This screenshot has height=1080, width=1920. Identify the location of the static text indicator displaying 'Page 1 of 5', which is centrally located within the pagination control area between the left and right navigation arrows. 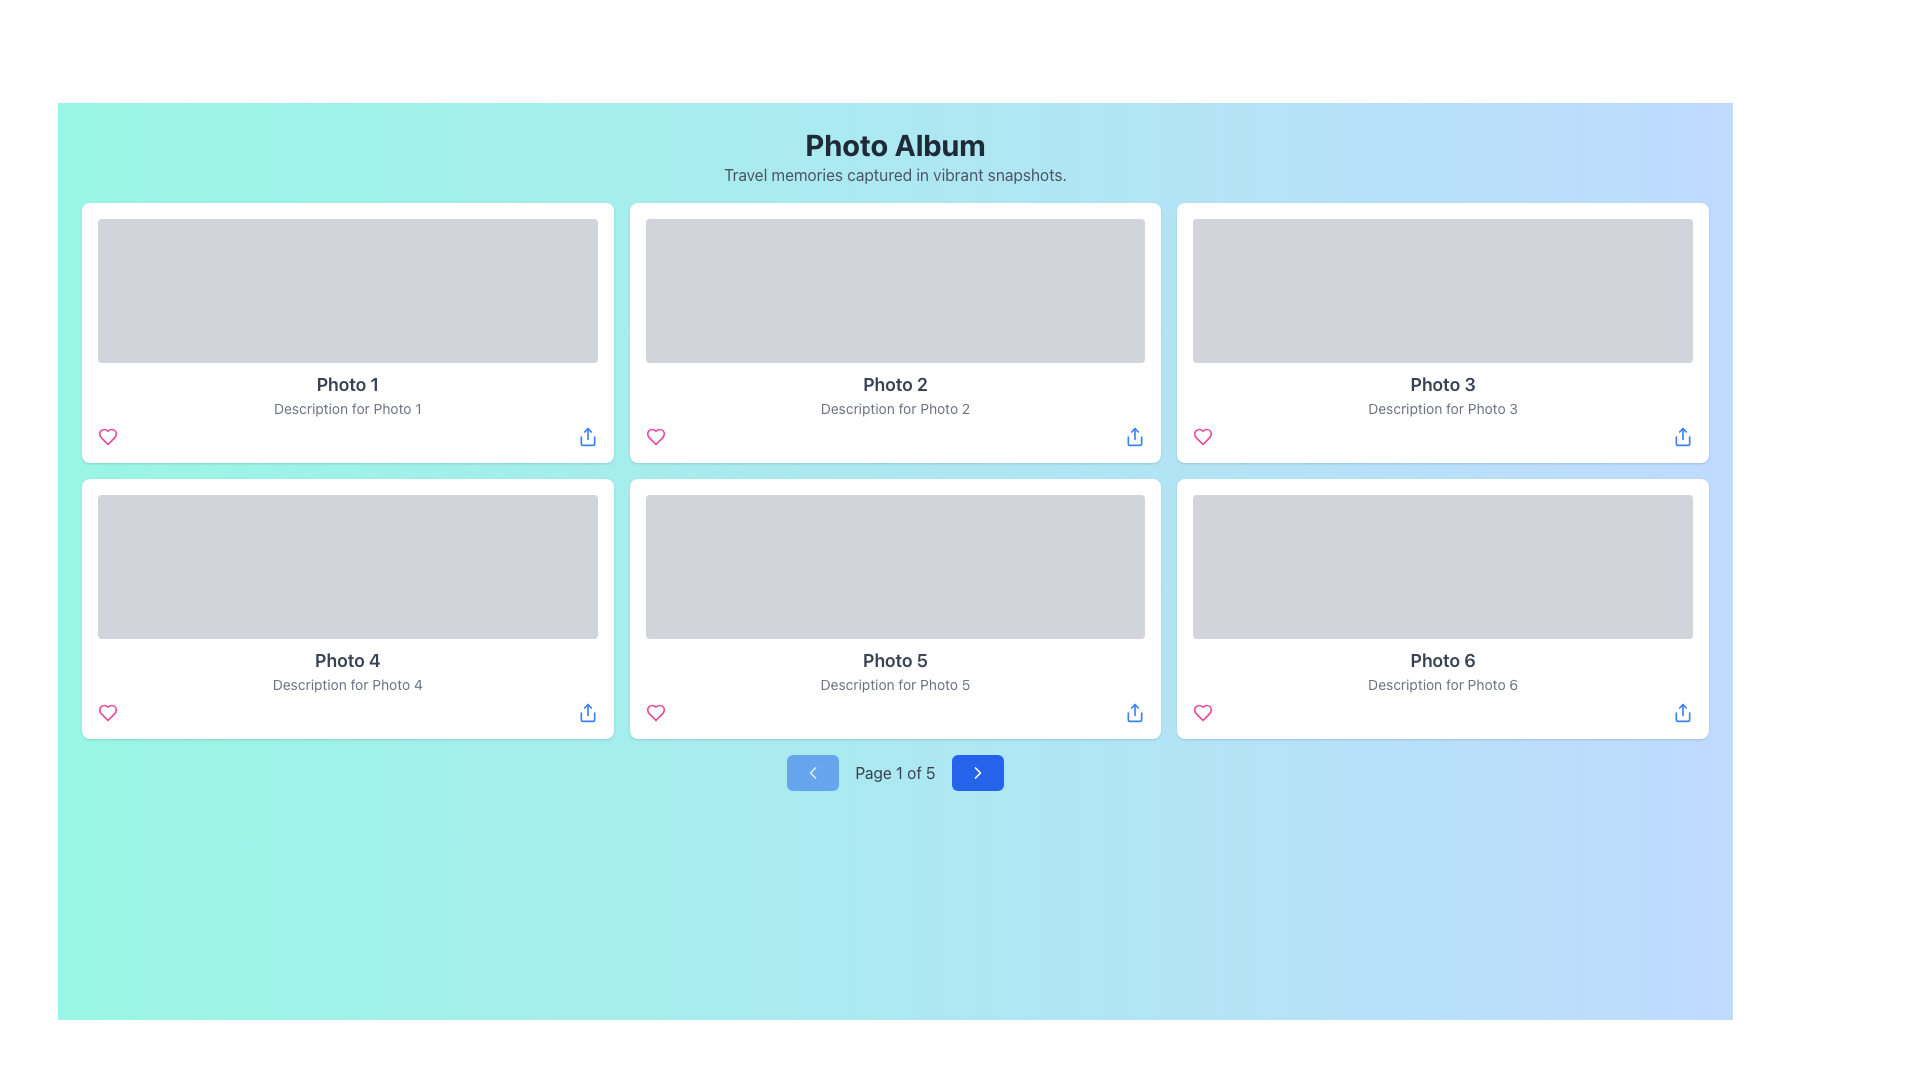
(894, 771).